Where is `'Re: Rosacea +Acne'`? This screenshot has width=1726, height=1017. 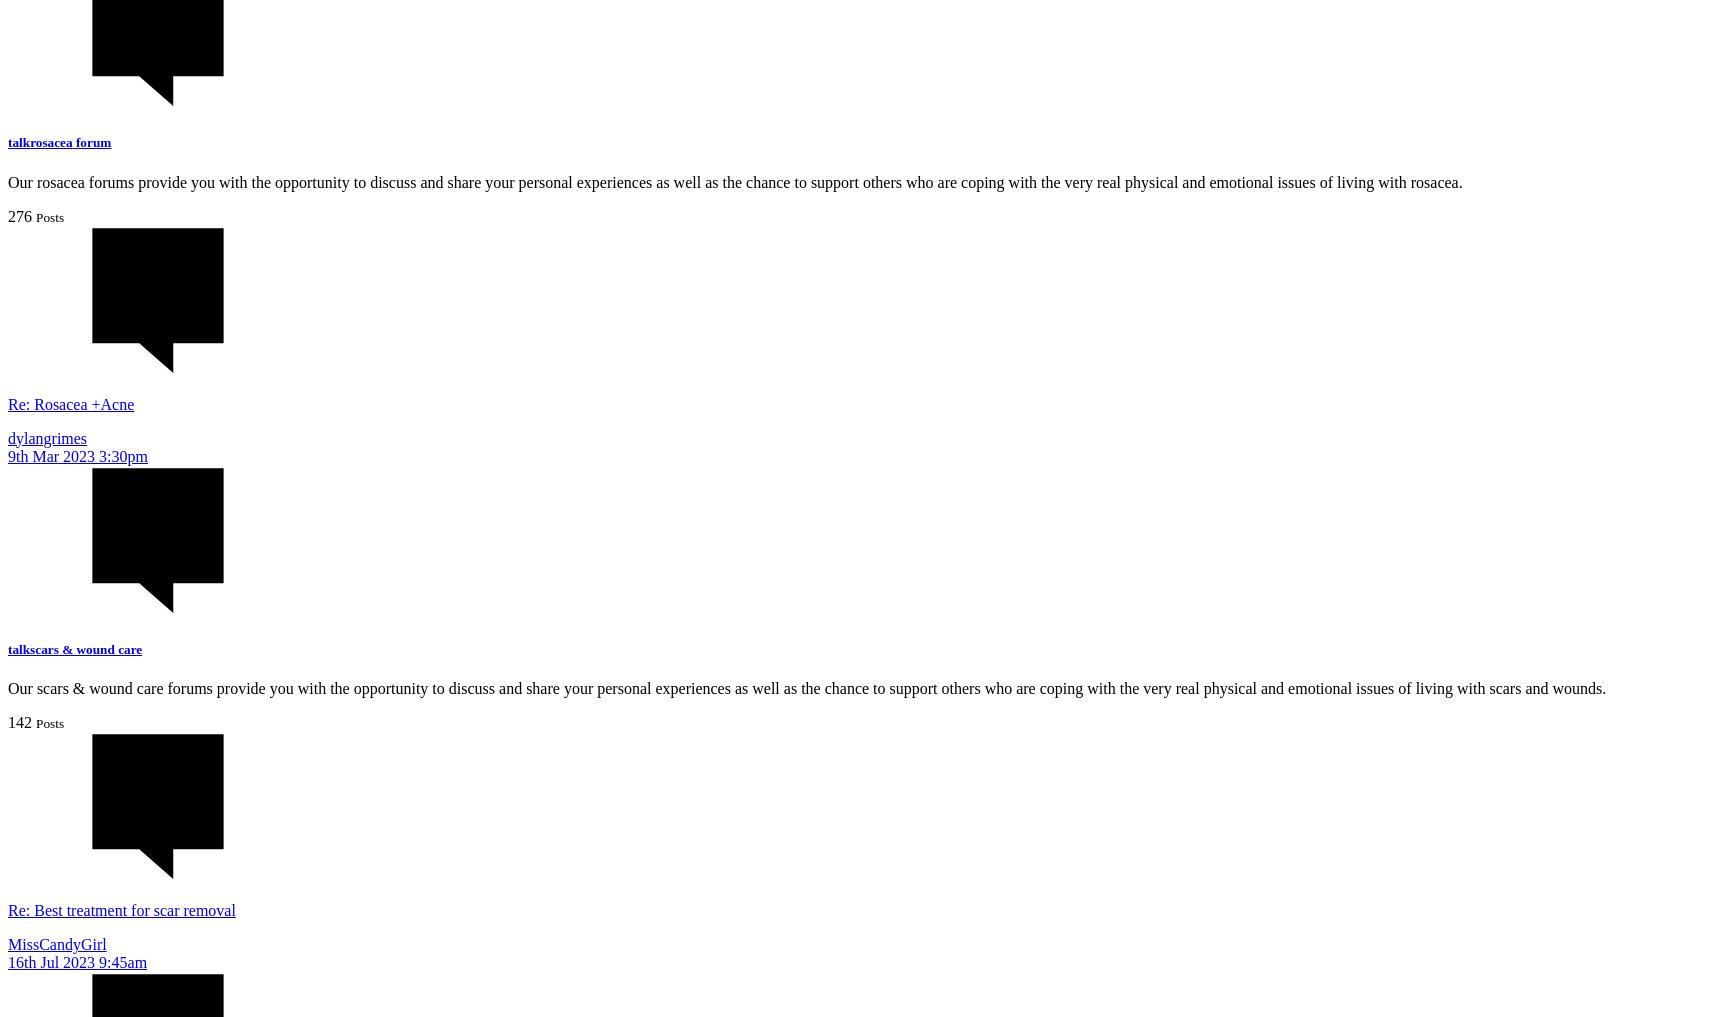 'Re: Rosacea +Acne' is located at coordinates (70, 403).